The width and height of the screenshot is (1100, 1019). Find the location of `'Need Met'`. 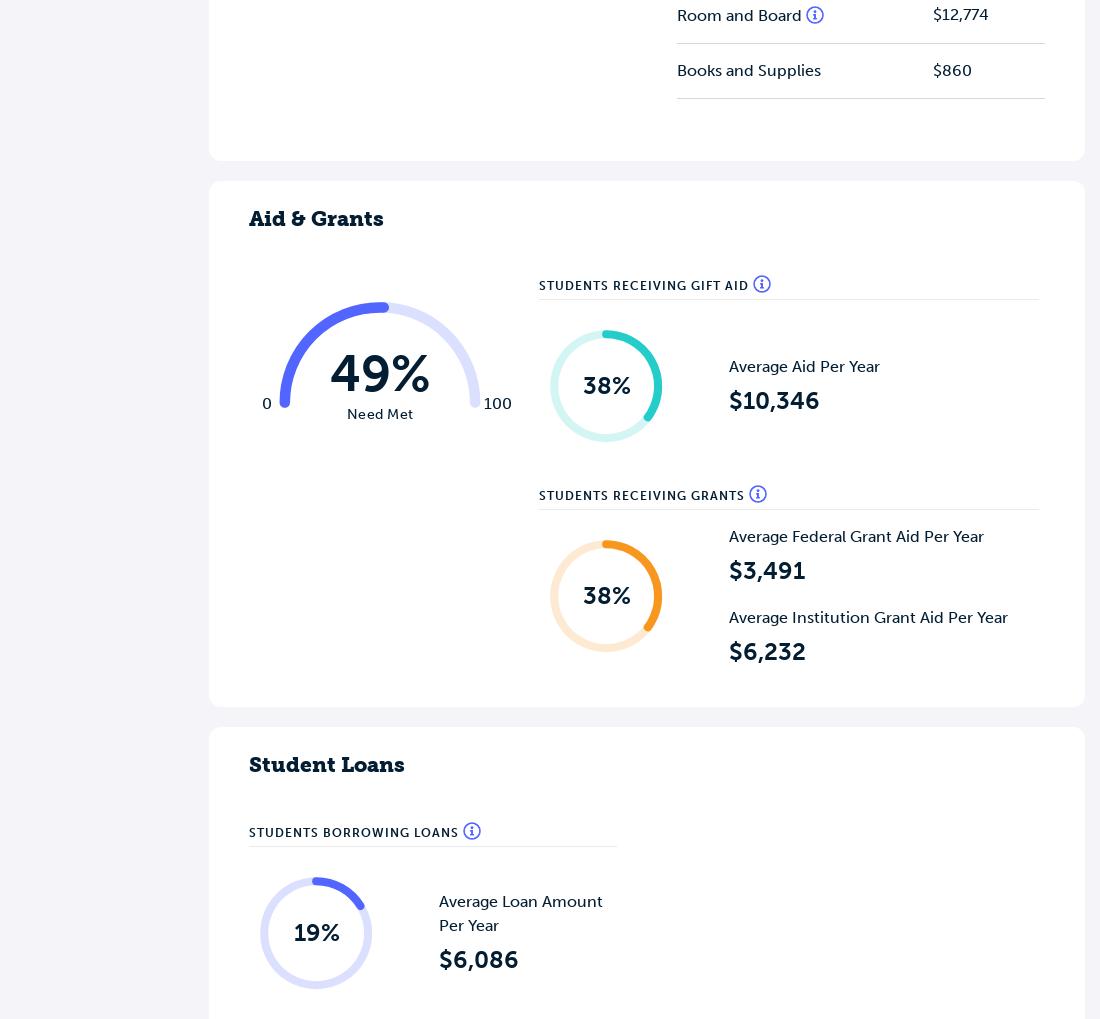

'Need Met' is located at coordinates (347, 412).